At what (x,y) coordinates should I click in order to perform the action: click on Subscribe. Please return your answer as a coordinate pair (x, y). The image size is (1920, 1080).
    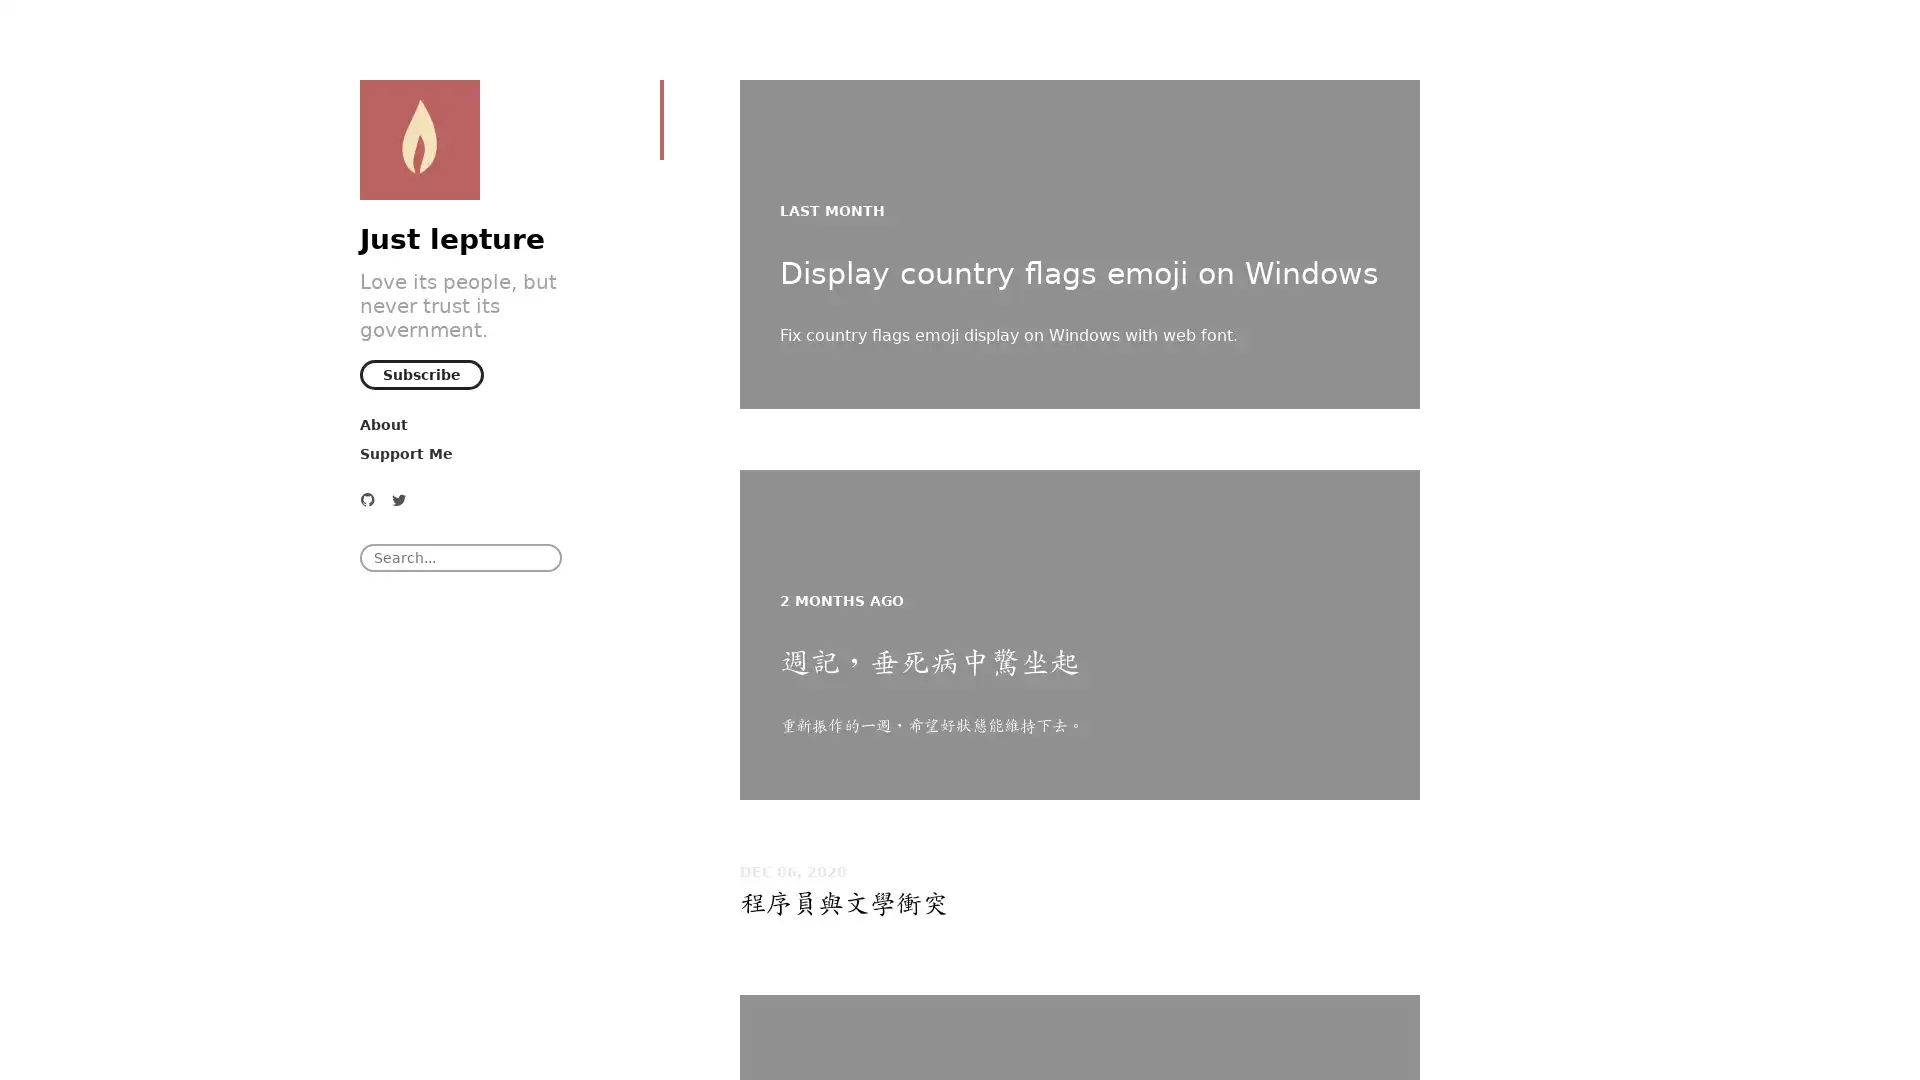
    Looking at the image, I should click on (421, 374).